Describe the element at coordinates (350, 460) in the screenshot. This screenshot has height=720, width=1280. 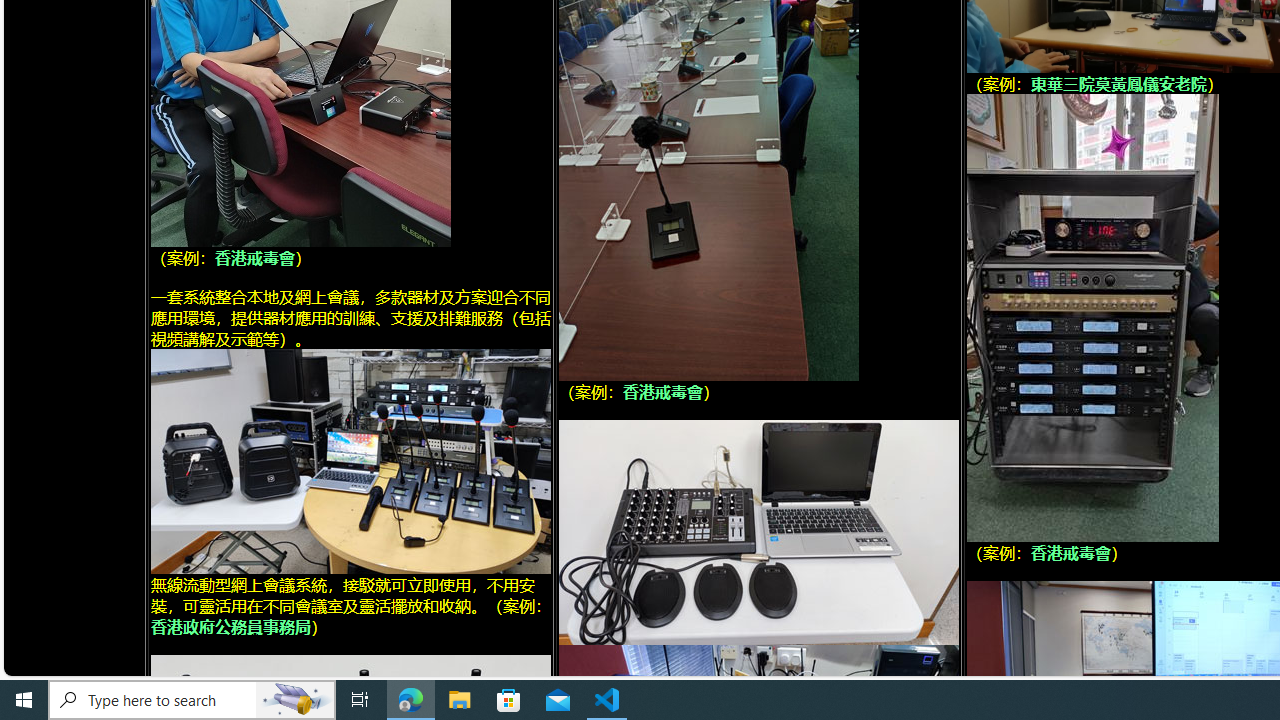
I see `'online meeting, zoom meeting,'` at that location.